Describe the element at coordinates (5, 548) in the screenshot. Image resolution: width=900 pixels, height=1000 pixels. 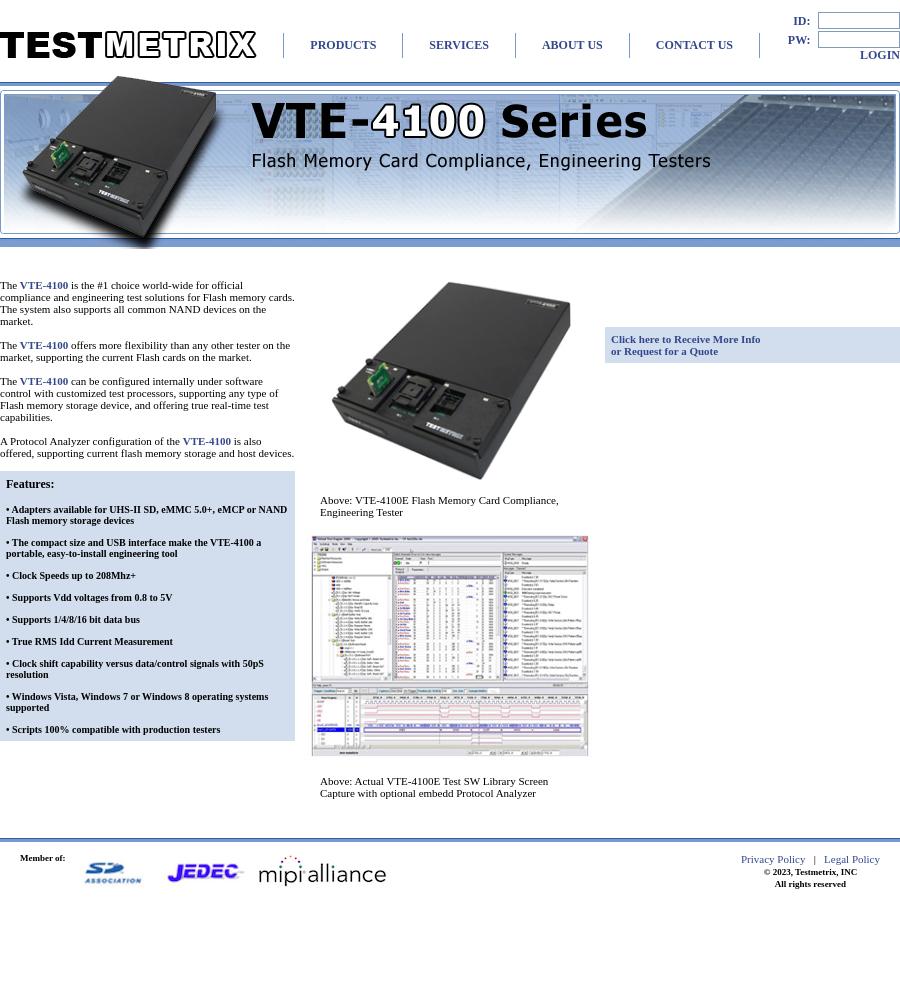
I see `'The compact size and USB interface make the VTE-4100 a portable, easy-to-install engineering tool'` at that location.